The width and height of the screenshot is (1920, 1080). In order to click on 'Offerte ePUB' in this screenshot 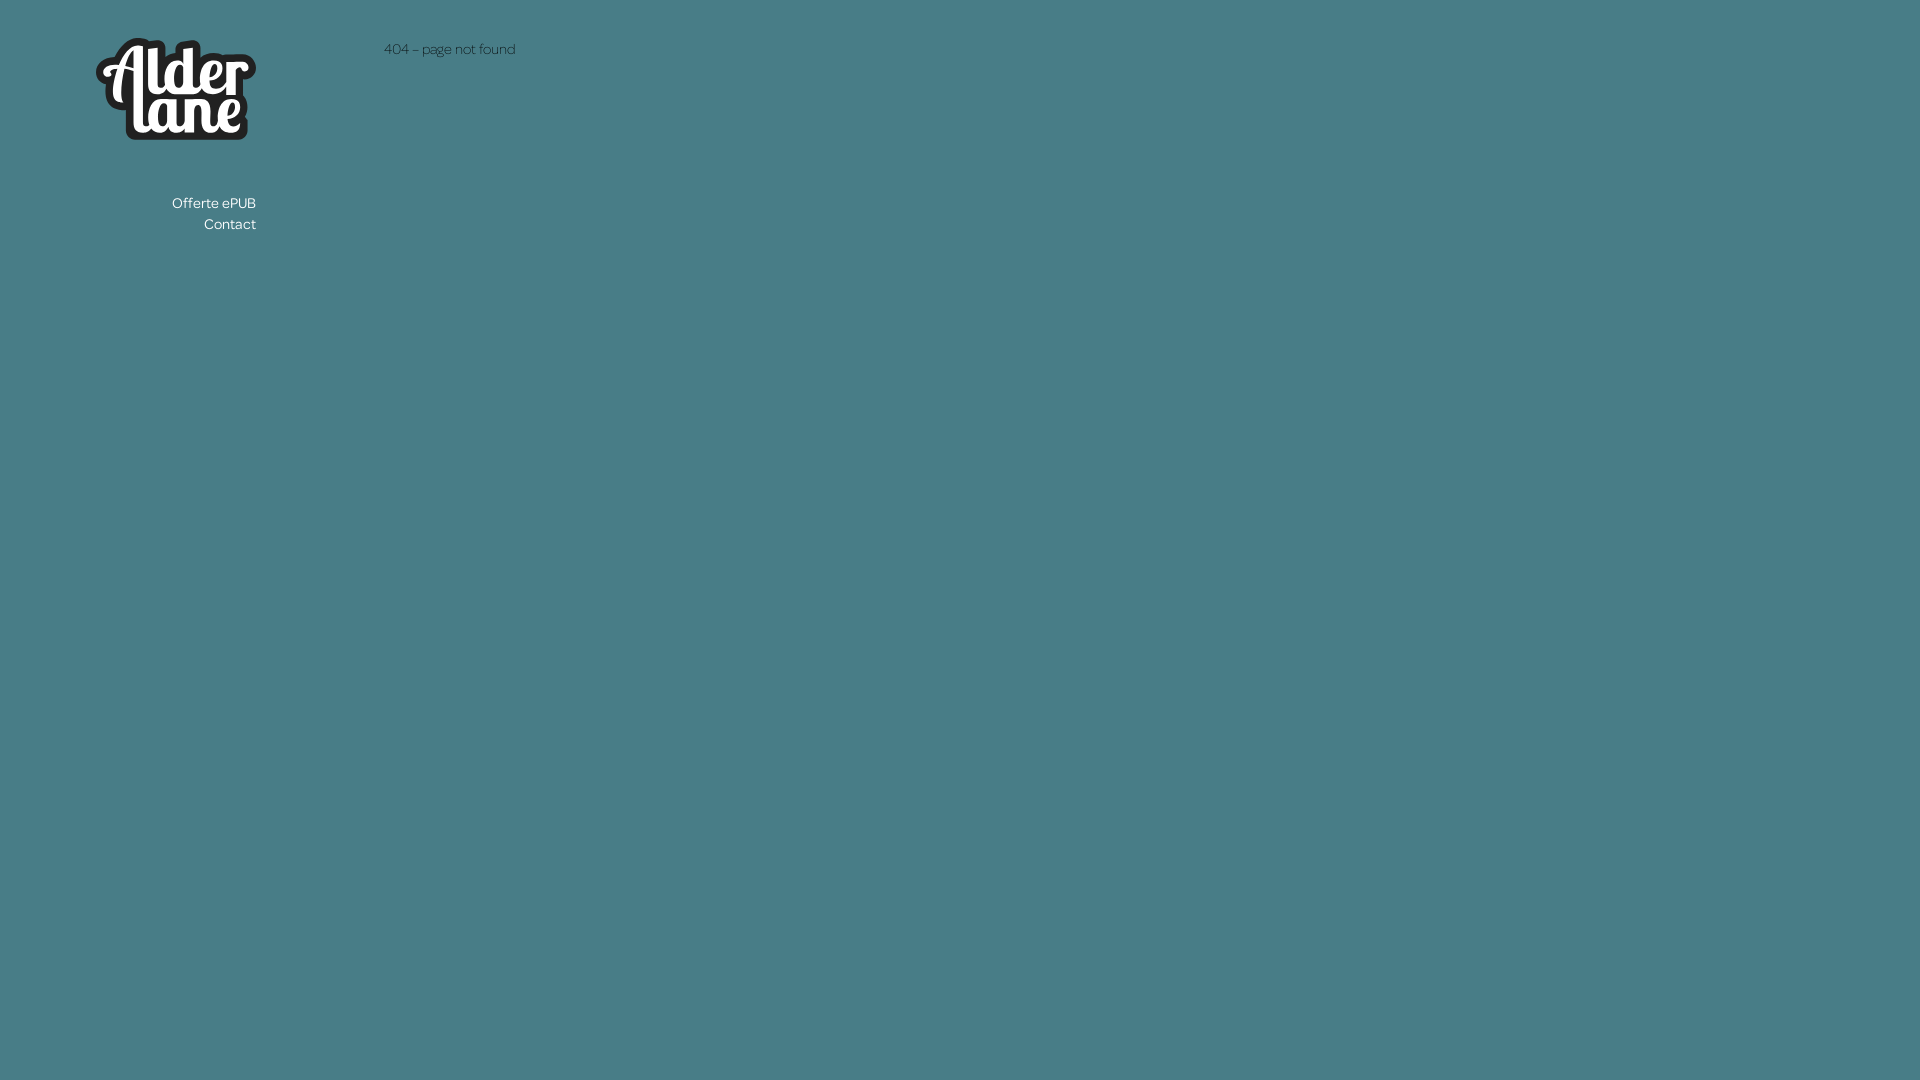, I will do `click(214, 202)`.